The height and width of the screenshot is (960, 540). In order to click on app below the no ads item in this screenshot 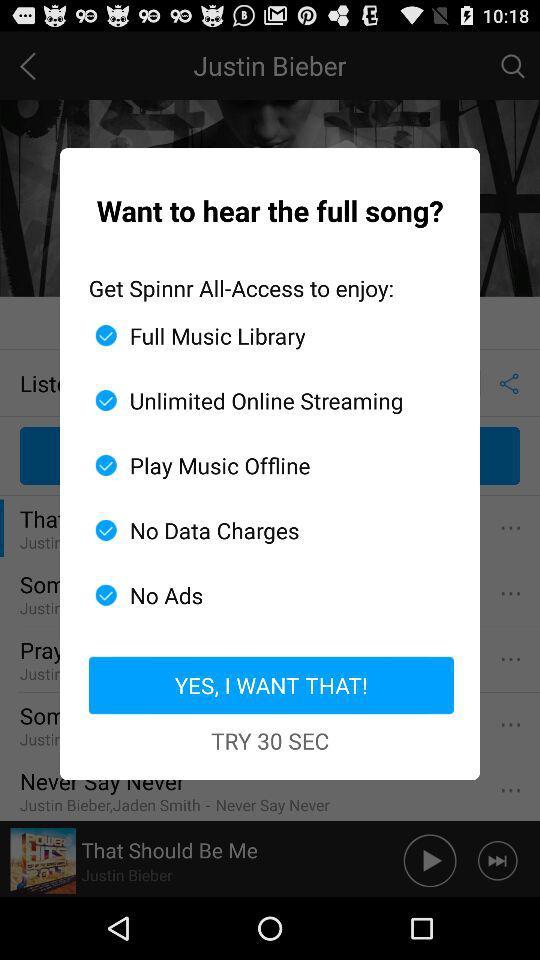, I will do `click(270, 685)`.